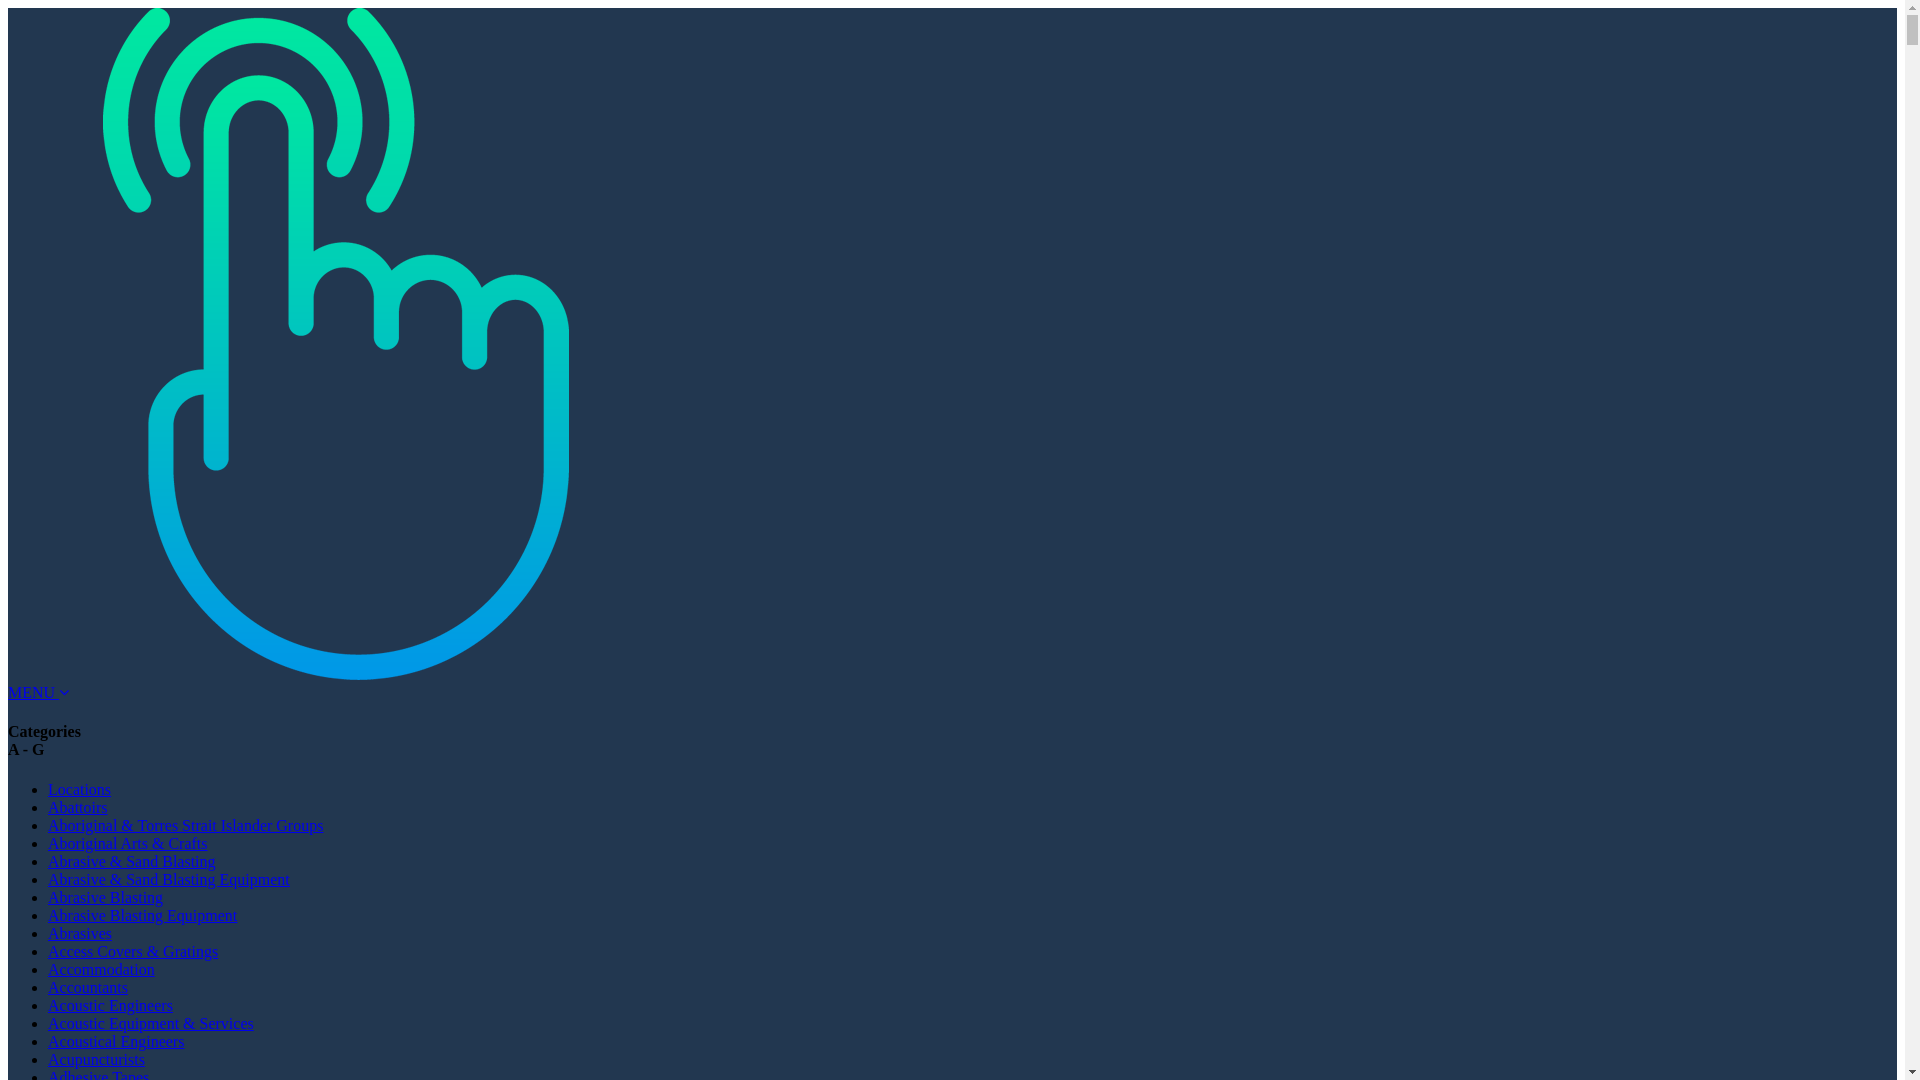 The height and width of the screenshot is (1080, 1920). I want to click on 'Abrasive & Sand Blasting Equipment', so click(168, 878).